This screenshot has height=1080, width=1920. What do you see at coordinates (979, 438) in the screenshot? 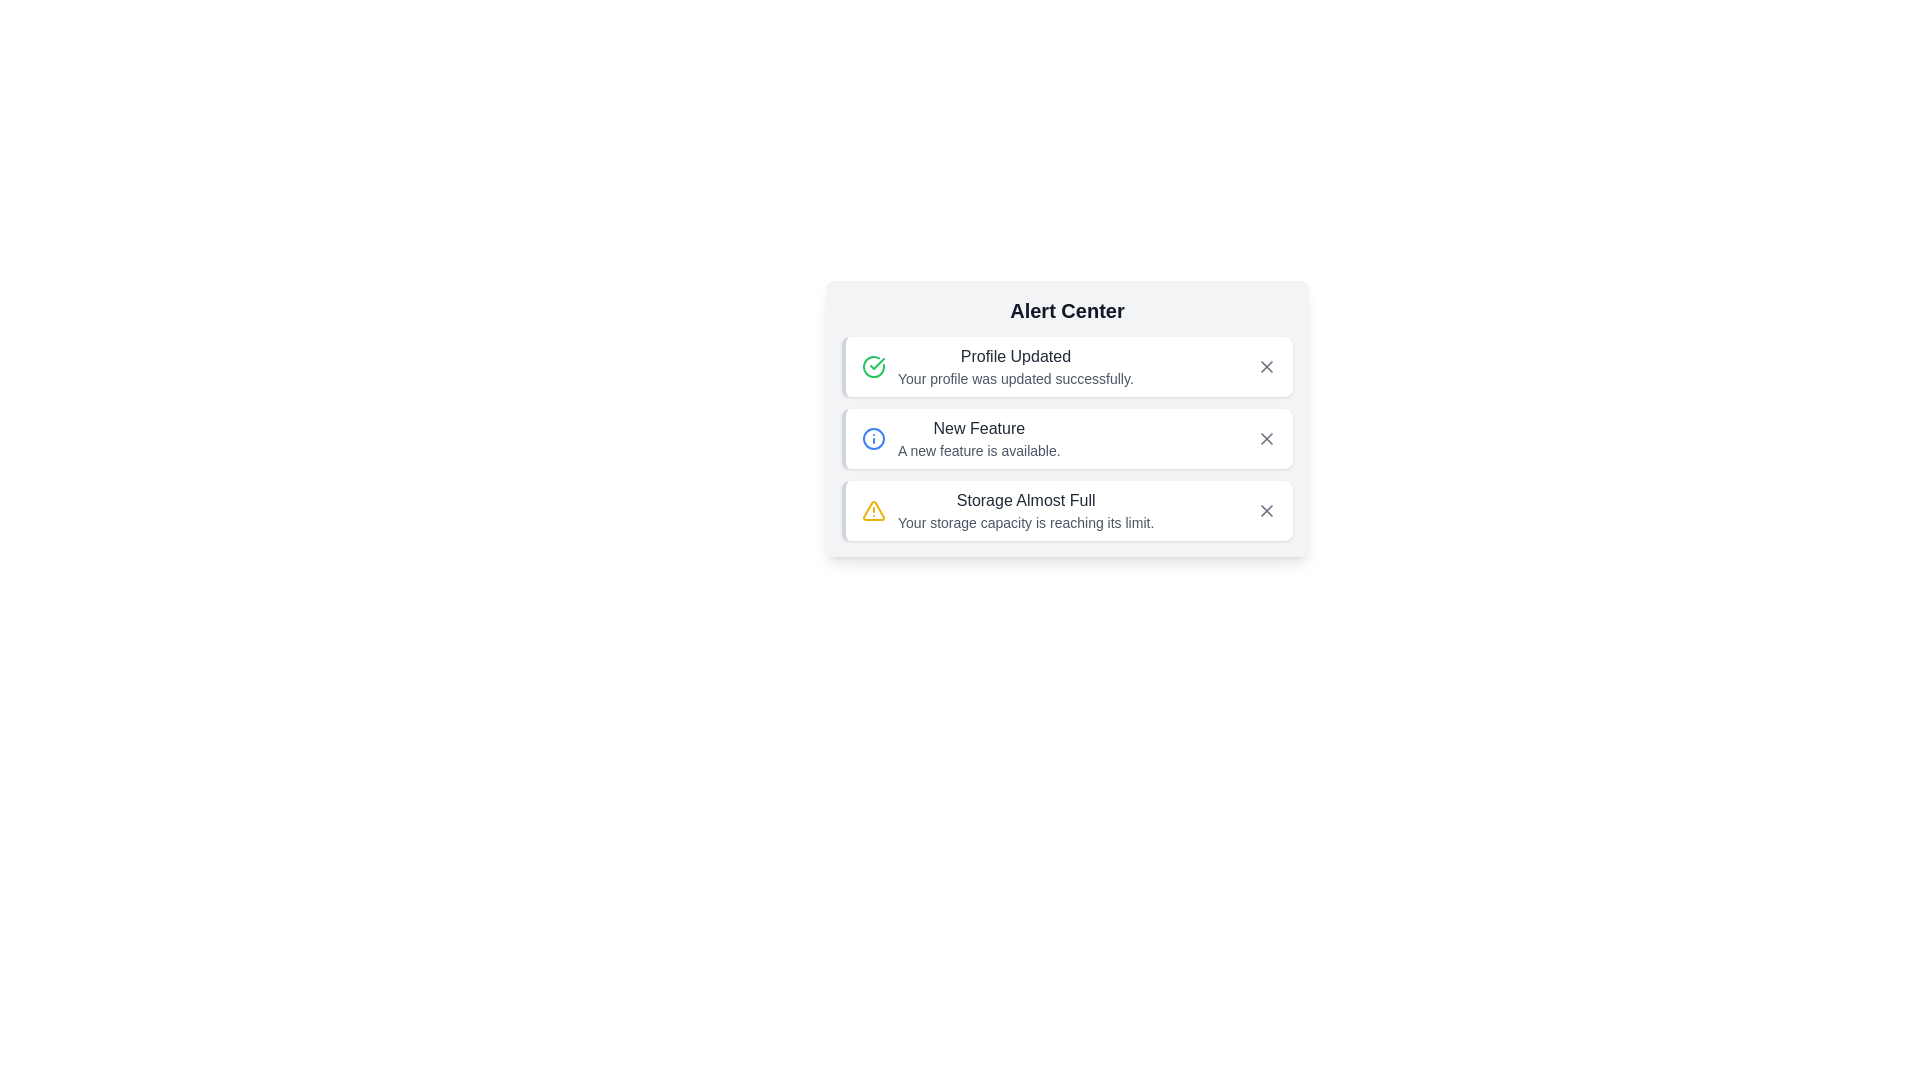
I see `the informational text block titled 'New Feature', which includes the description 'A new feature is available.' This is the second notification entry in the list, centrally positioned in the layout` at bounding box center [979, 438].